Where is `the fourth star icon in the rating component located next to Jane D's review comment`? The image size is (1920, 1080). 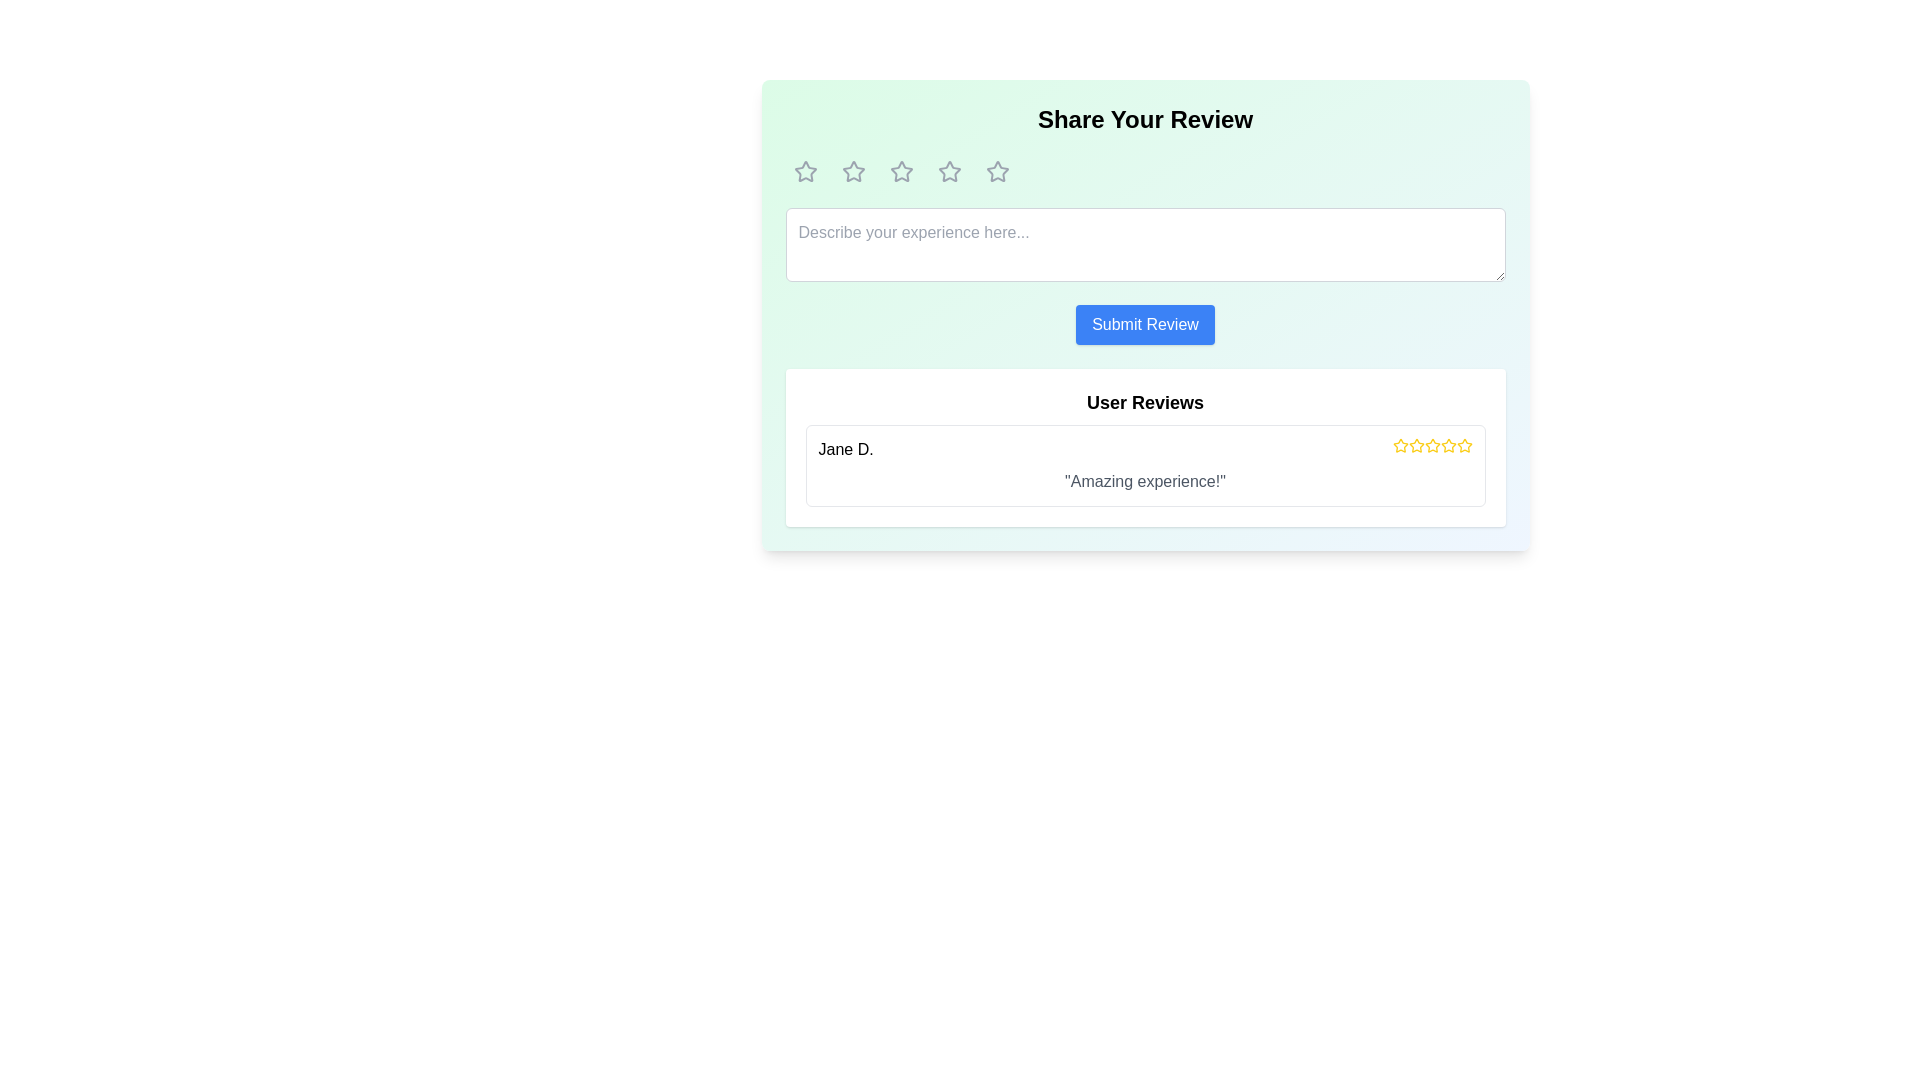
the fourth star icon in the rating component located next to Jane D's review comment is located at coordinates (1431, 445).